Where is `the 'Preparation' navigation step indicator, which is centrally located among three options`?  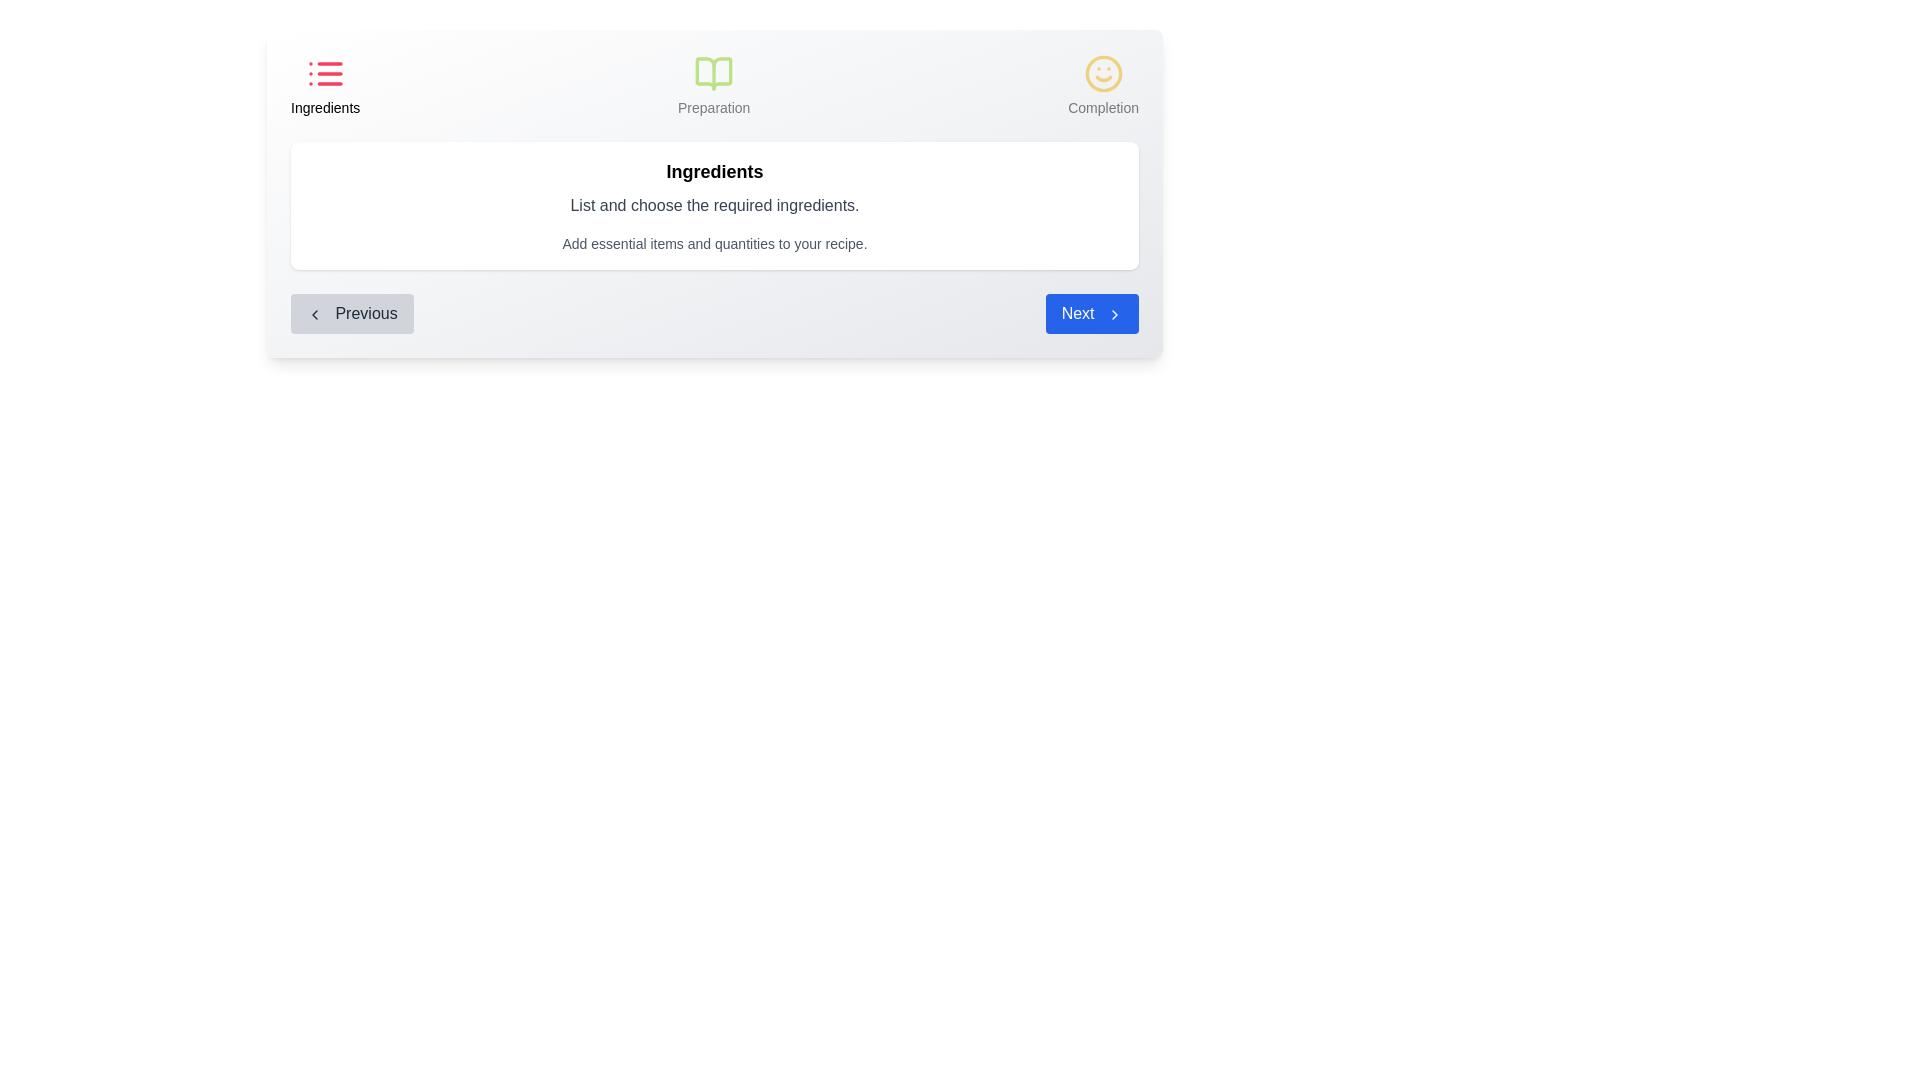 the 'Preparation' navigation step indicator, which is centrally located among three options is located at coordinates (714, 84).